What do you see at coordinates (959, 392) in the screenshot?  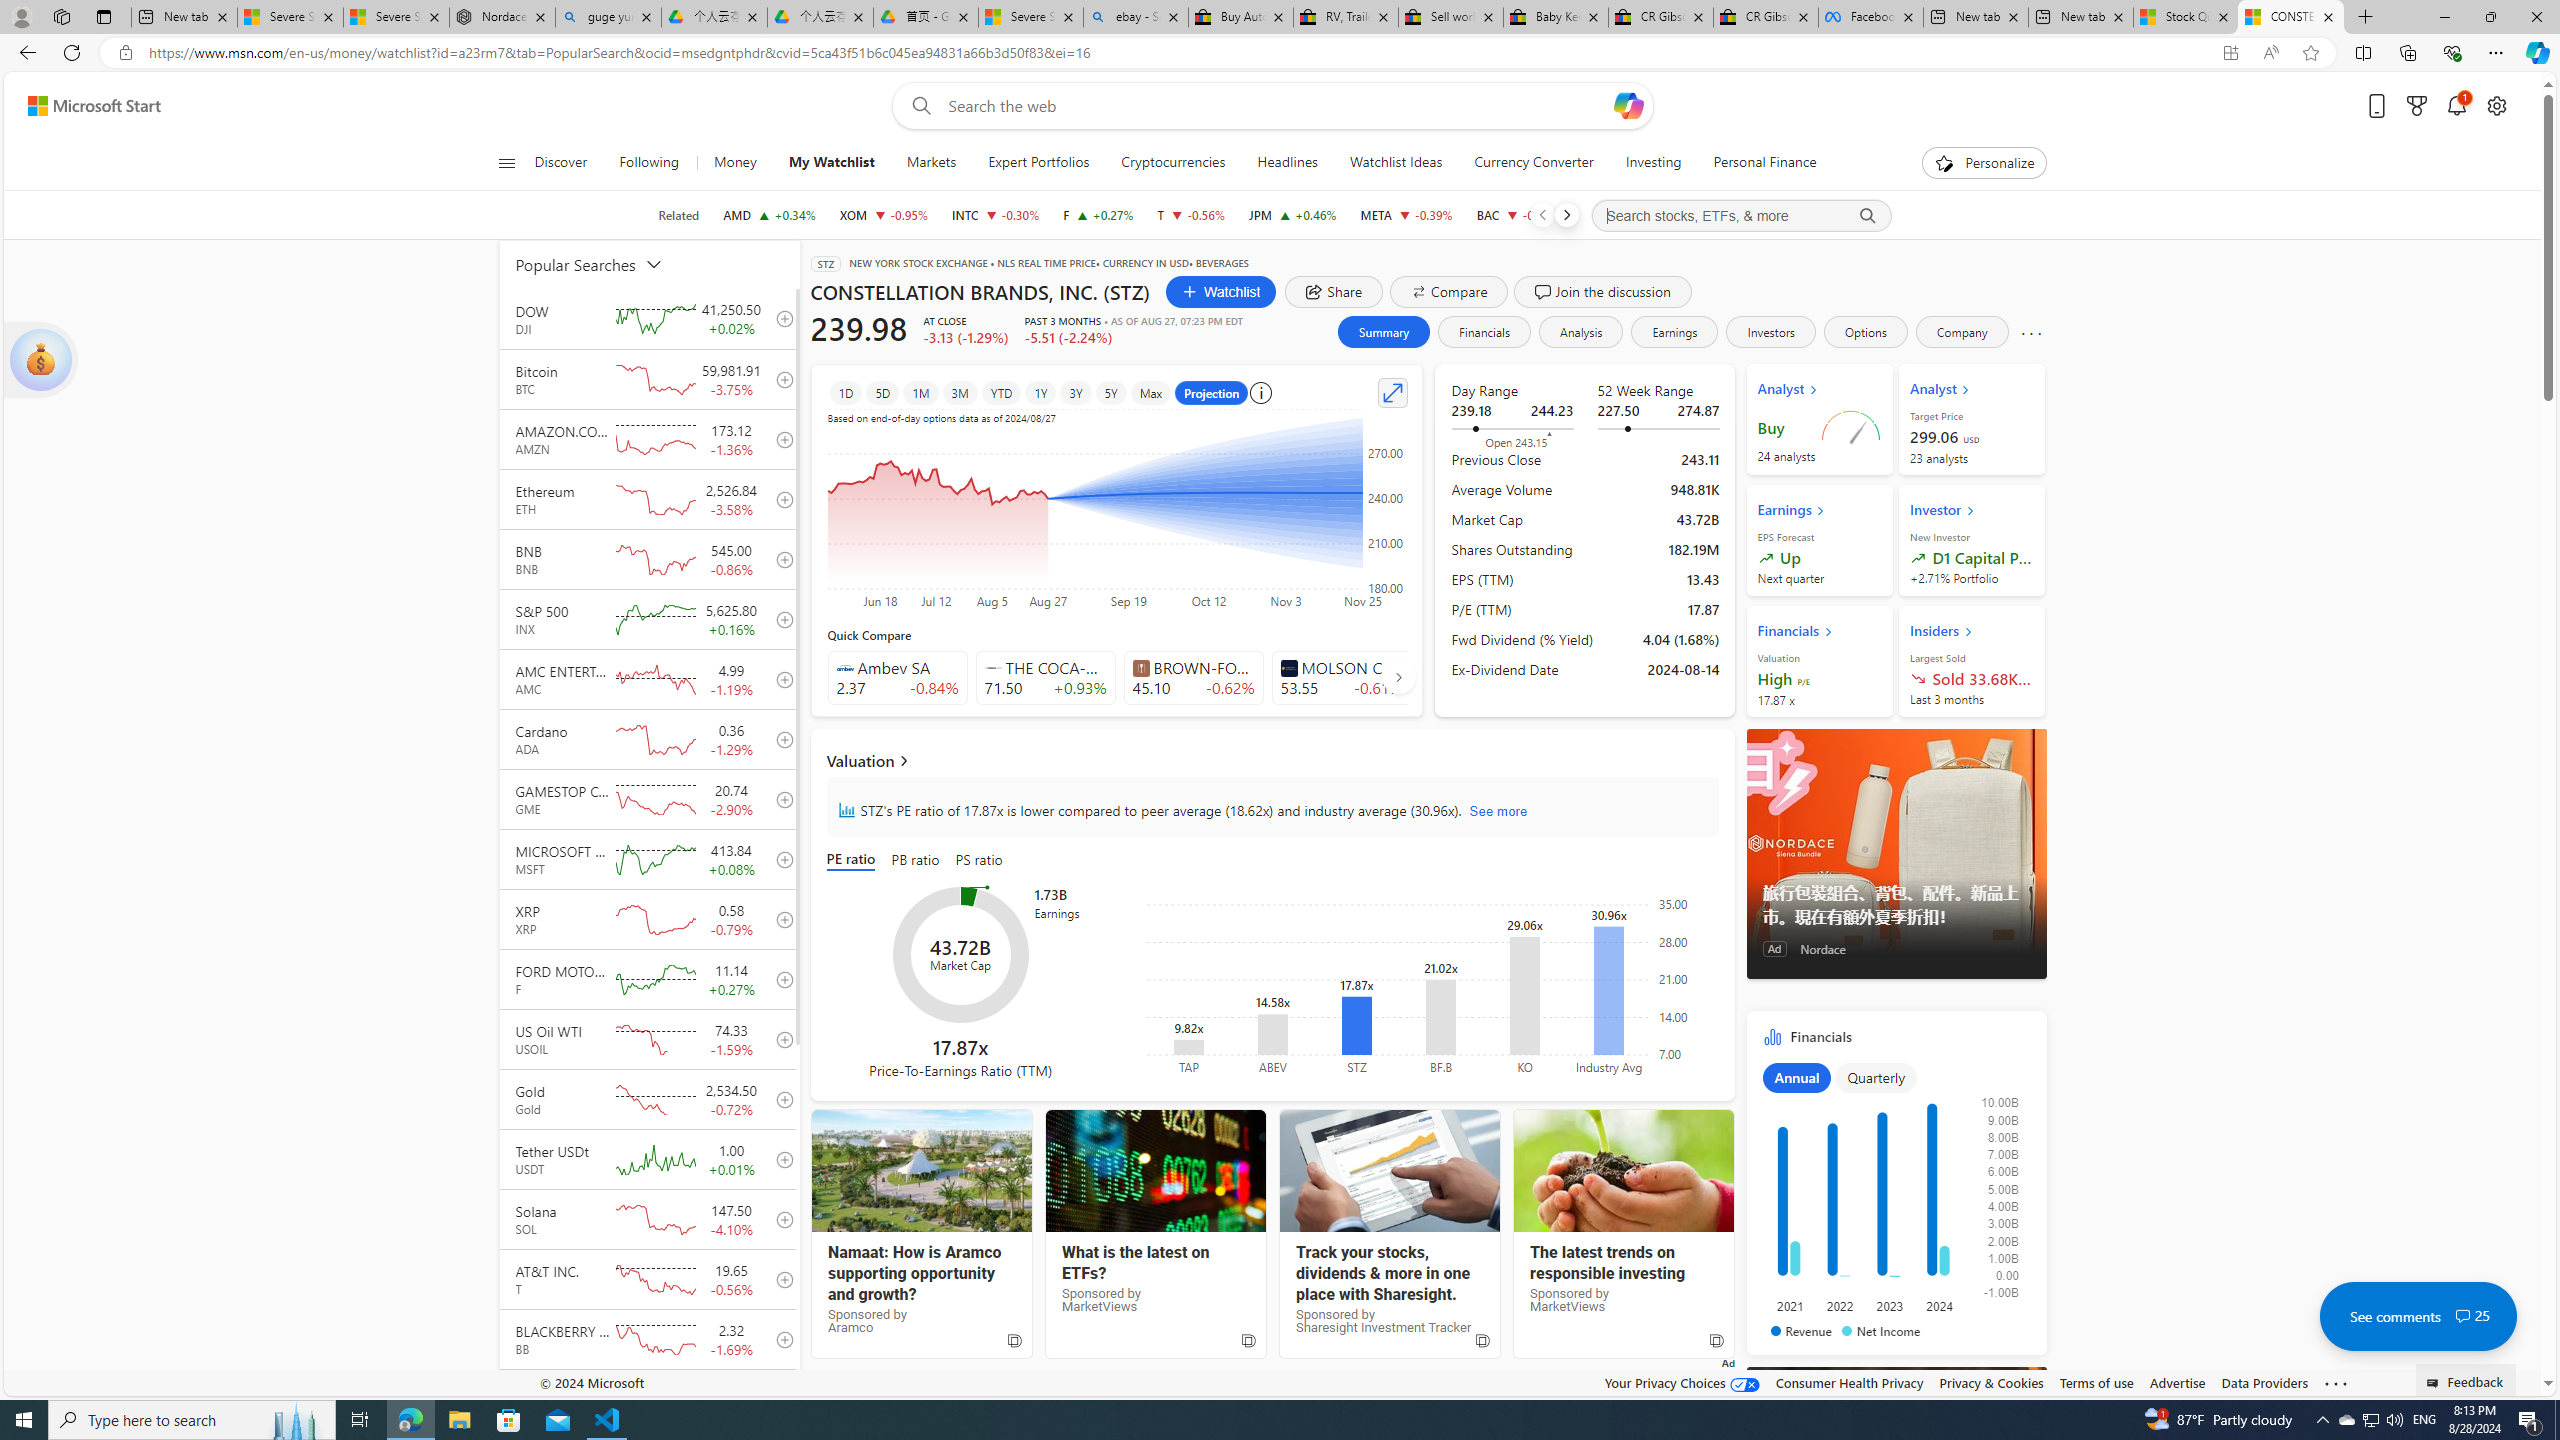 I see `'3M'` at bounding box center [959, 392].